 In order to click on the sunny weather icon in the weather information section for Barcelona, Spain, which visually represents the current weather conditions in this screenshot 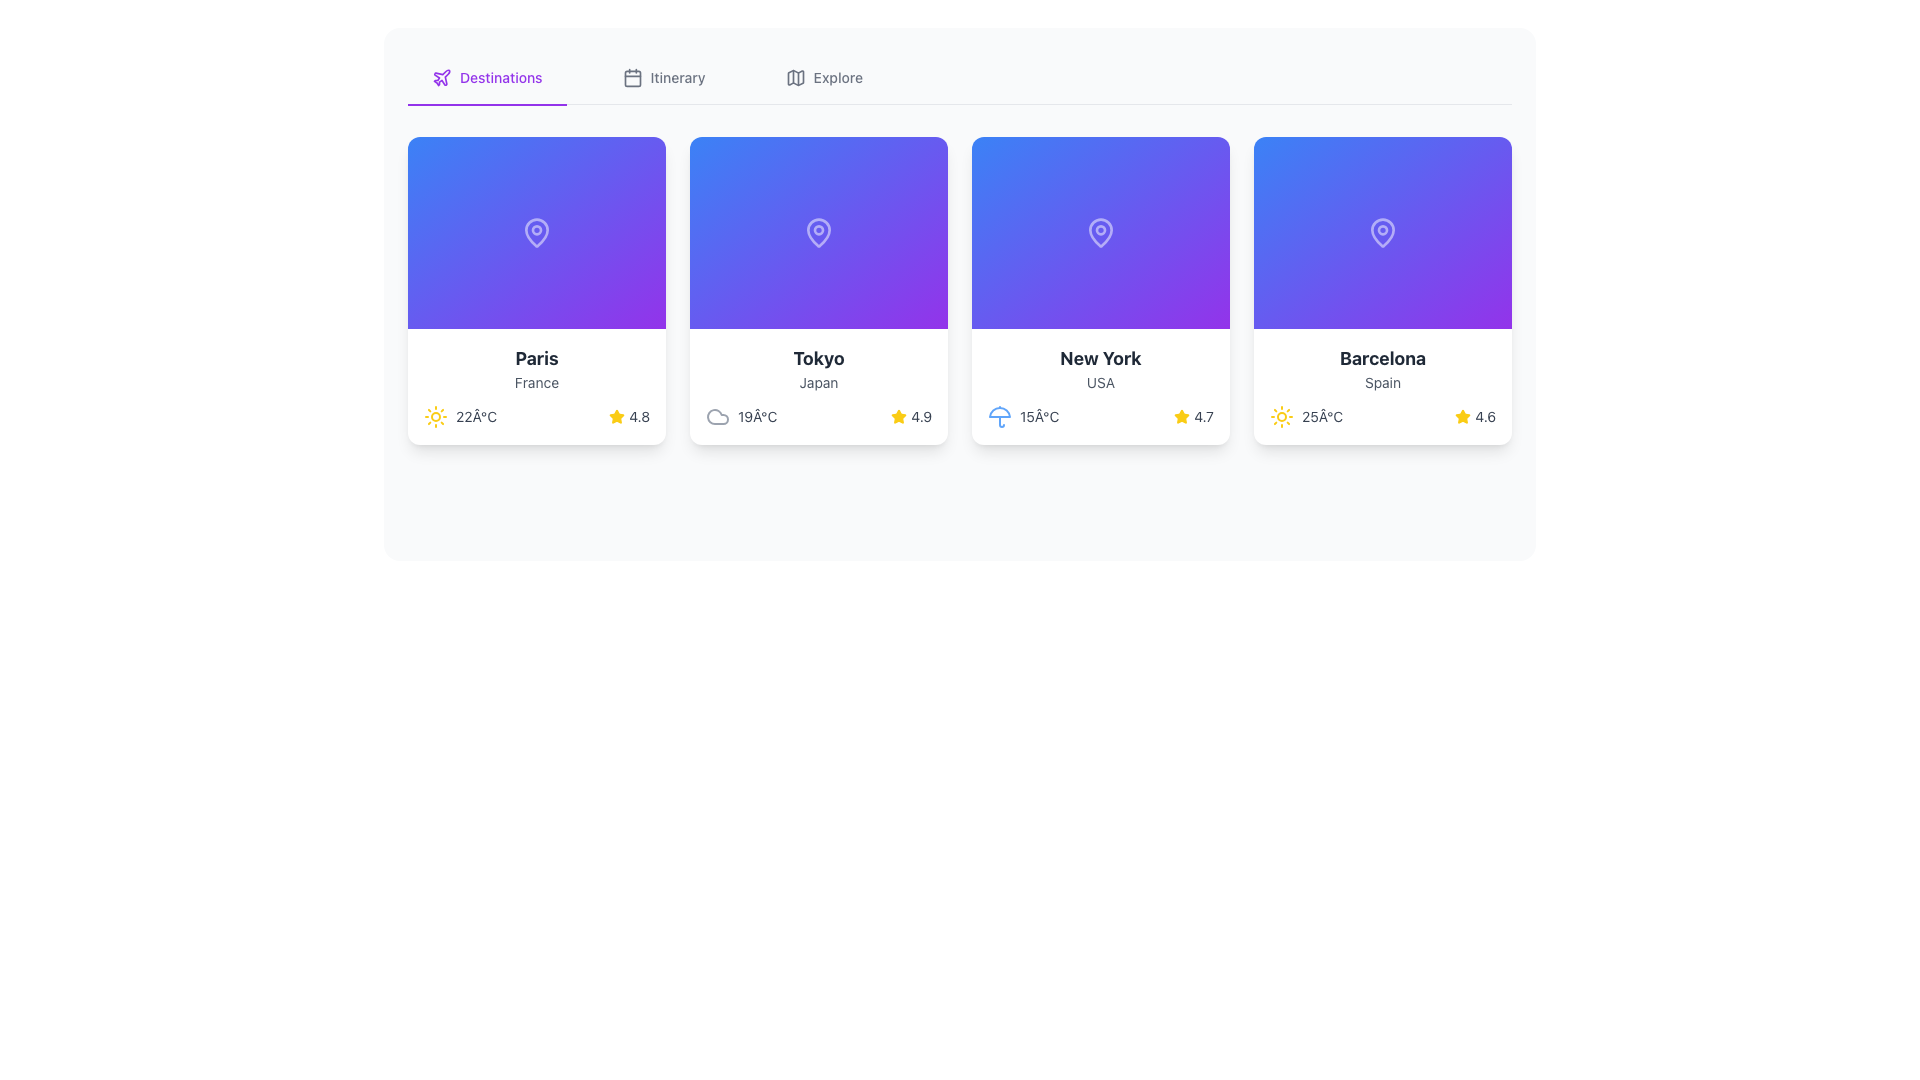, I will do `click(1281, 415)`.